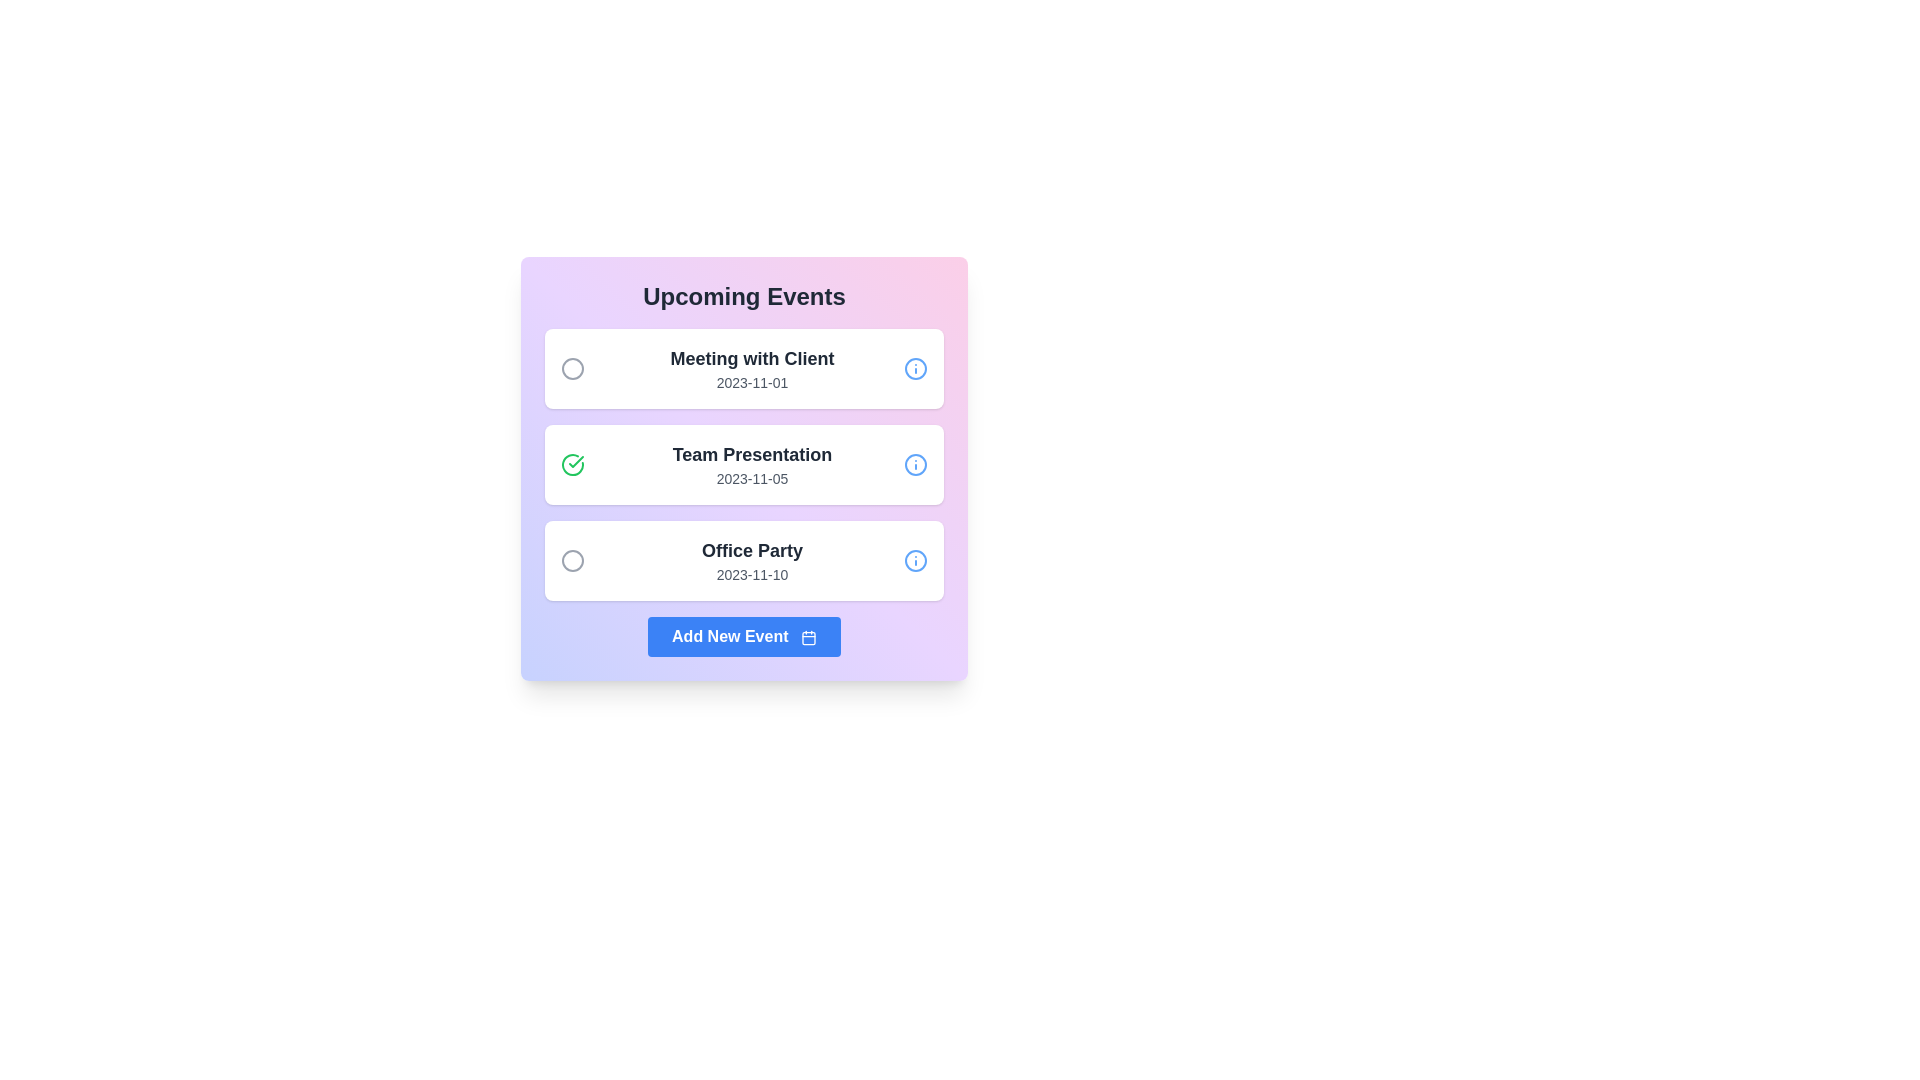 Image resolution: width=1920 pixels, height=1080 pixels. I want to click on the 'Add New Event' button, which is a vibrant blue rectangular button with rounded corners, featuring bold white text and a small calendar icon on the right, so click(743, 636).